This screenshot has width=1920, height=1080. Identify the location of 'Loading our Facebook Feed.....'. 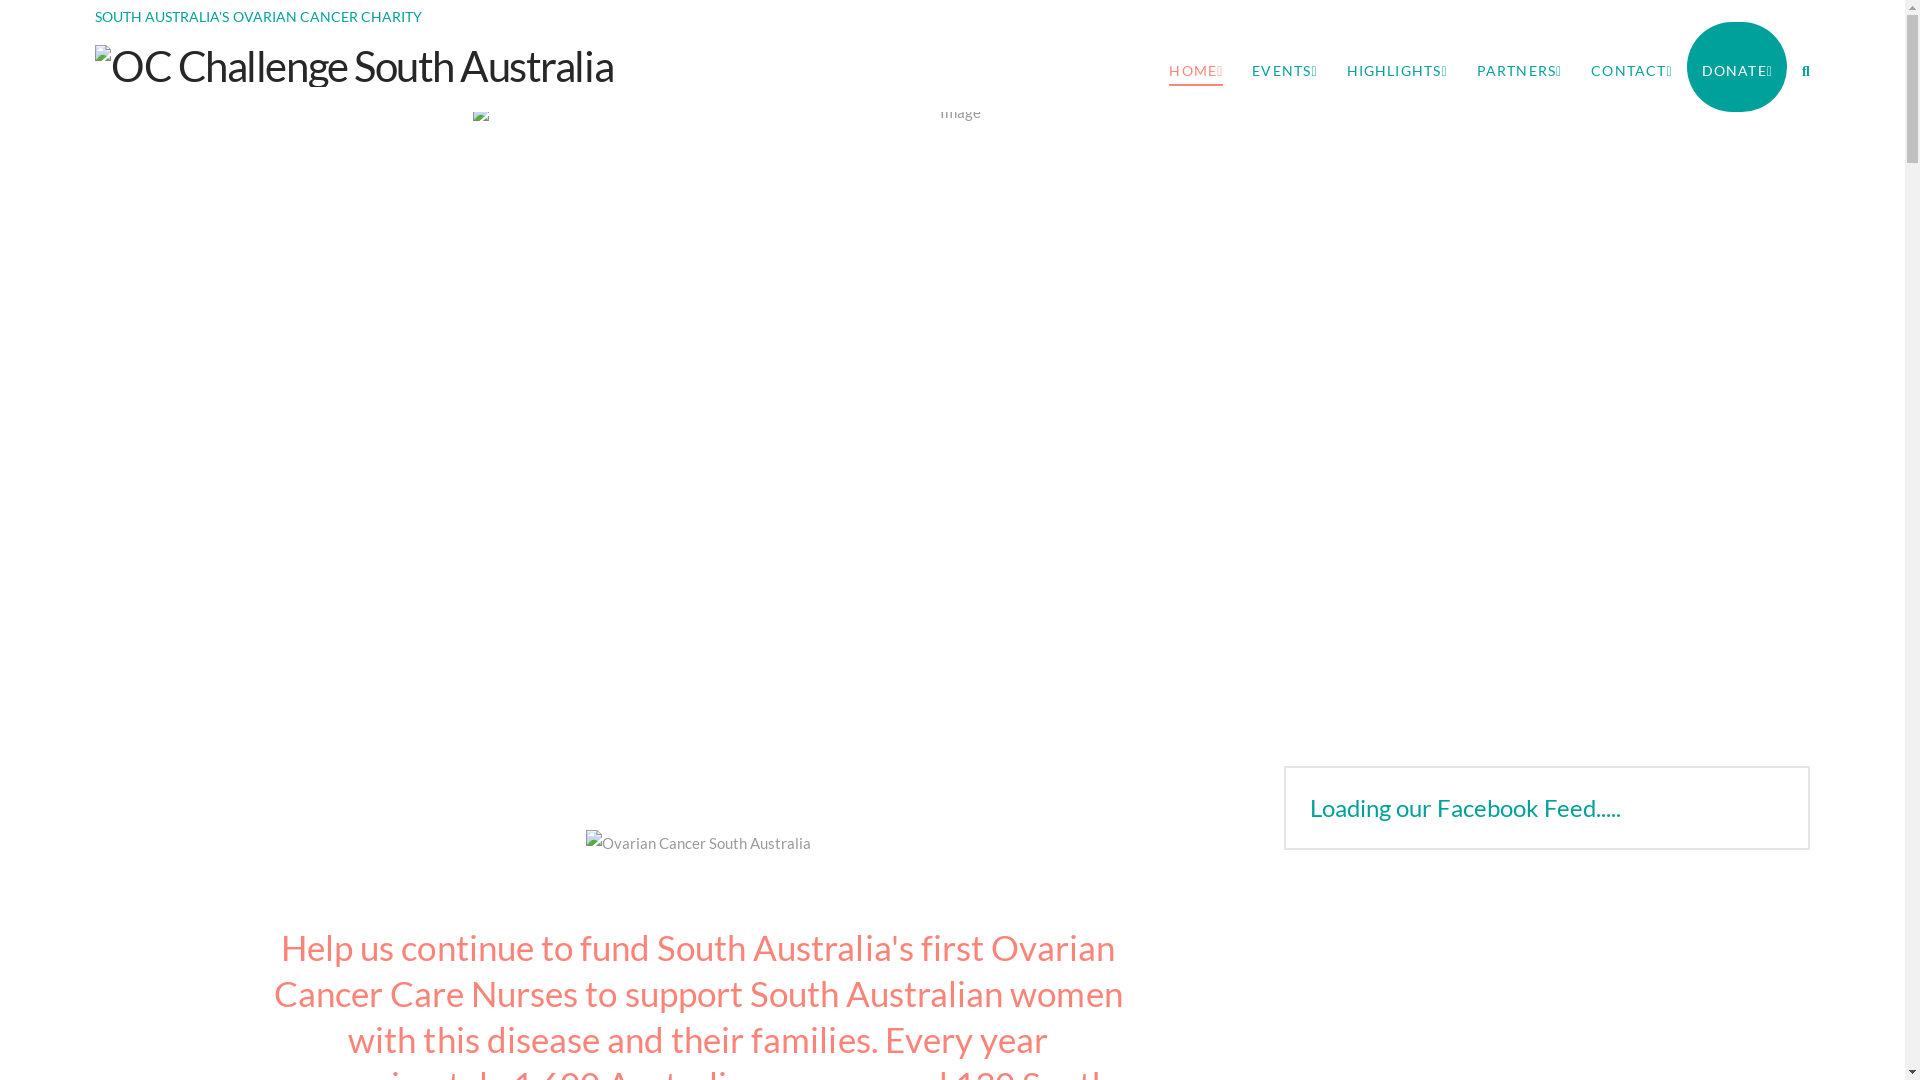
(1465, 806).